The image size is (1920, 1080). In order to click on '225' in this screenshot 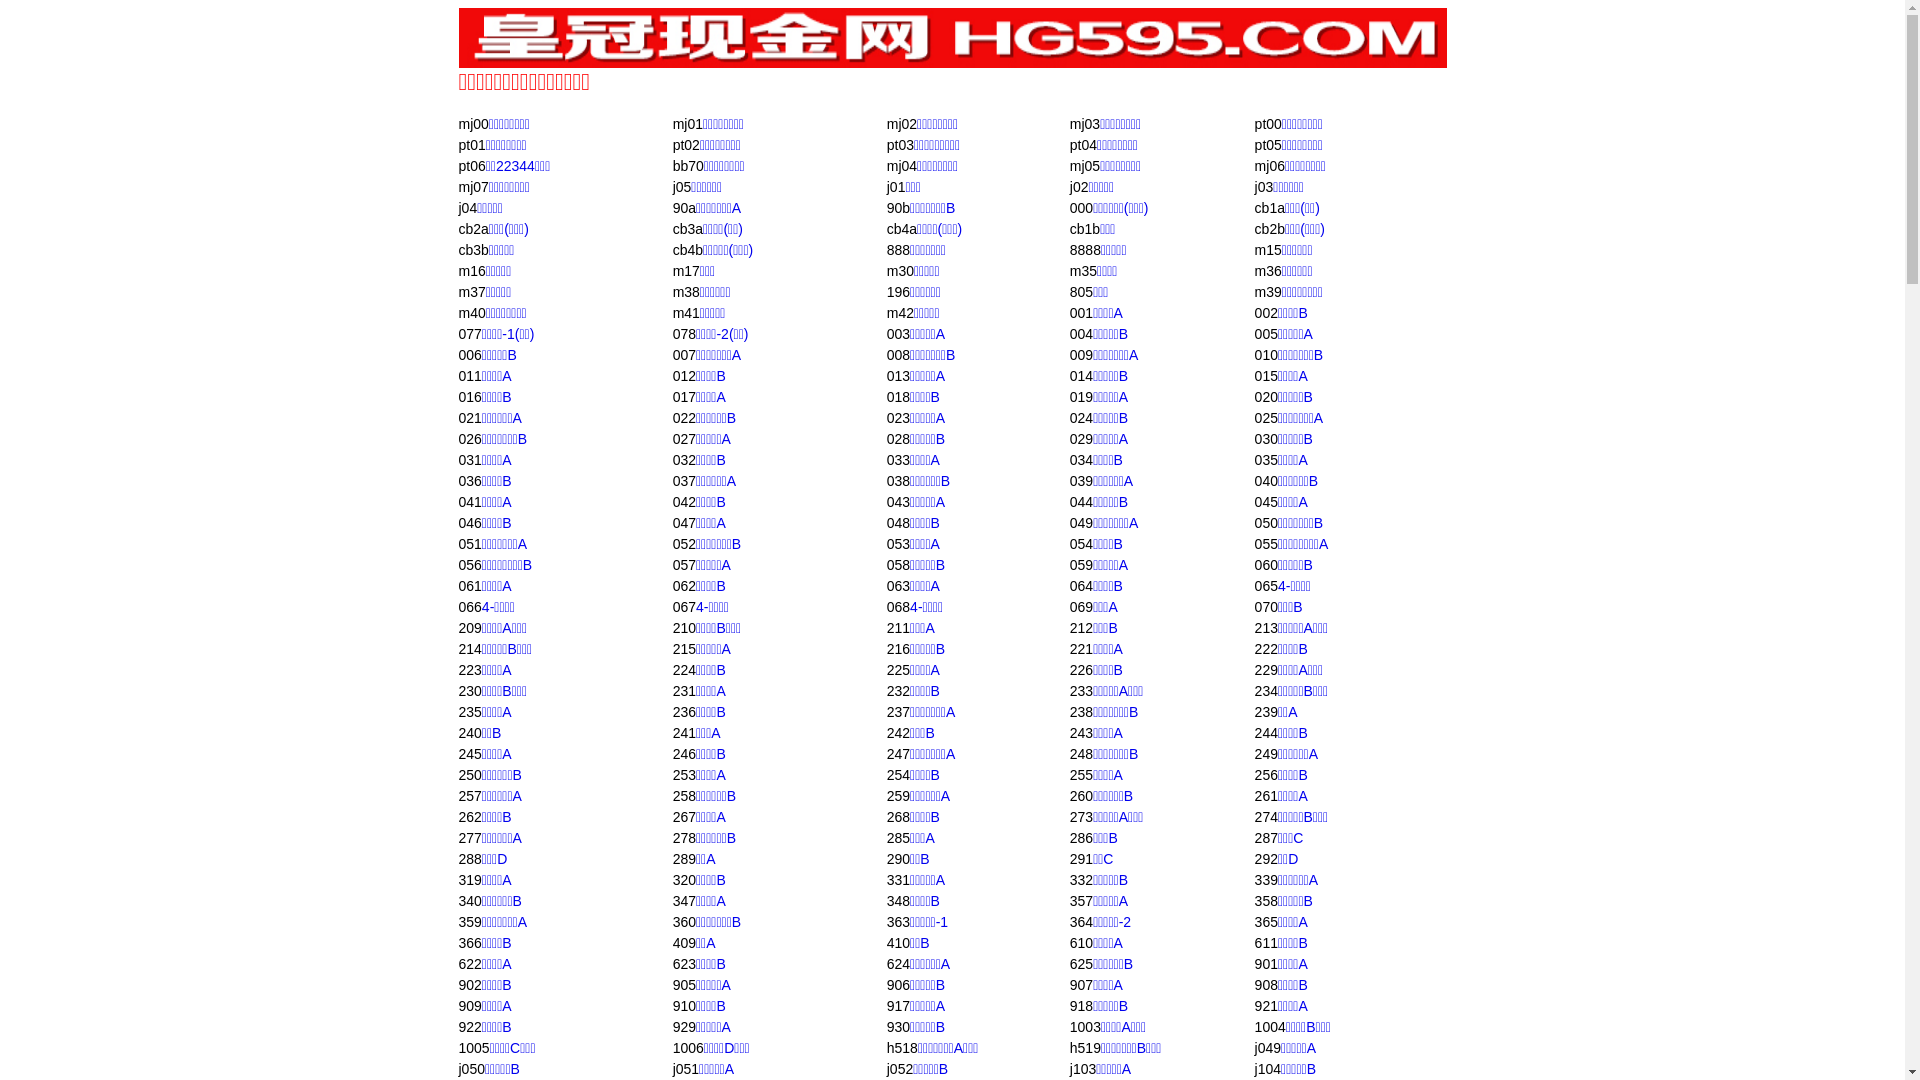, I will do `click(897, 670)`.